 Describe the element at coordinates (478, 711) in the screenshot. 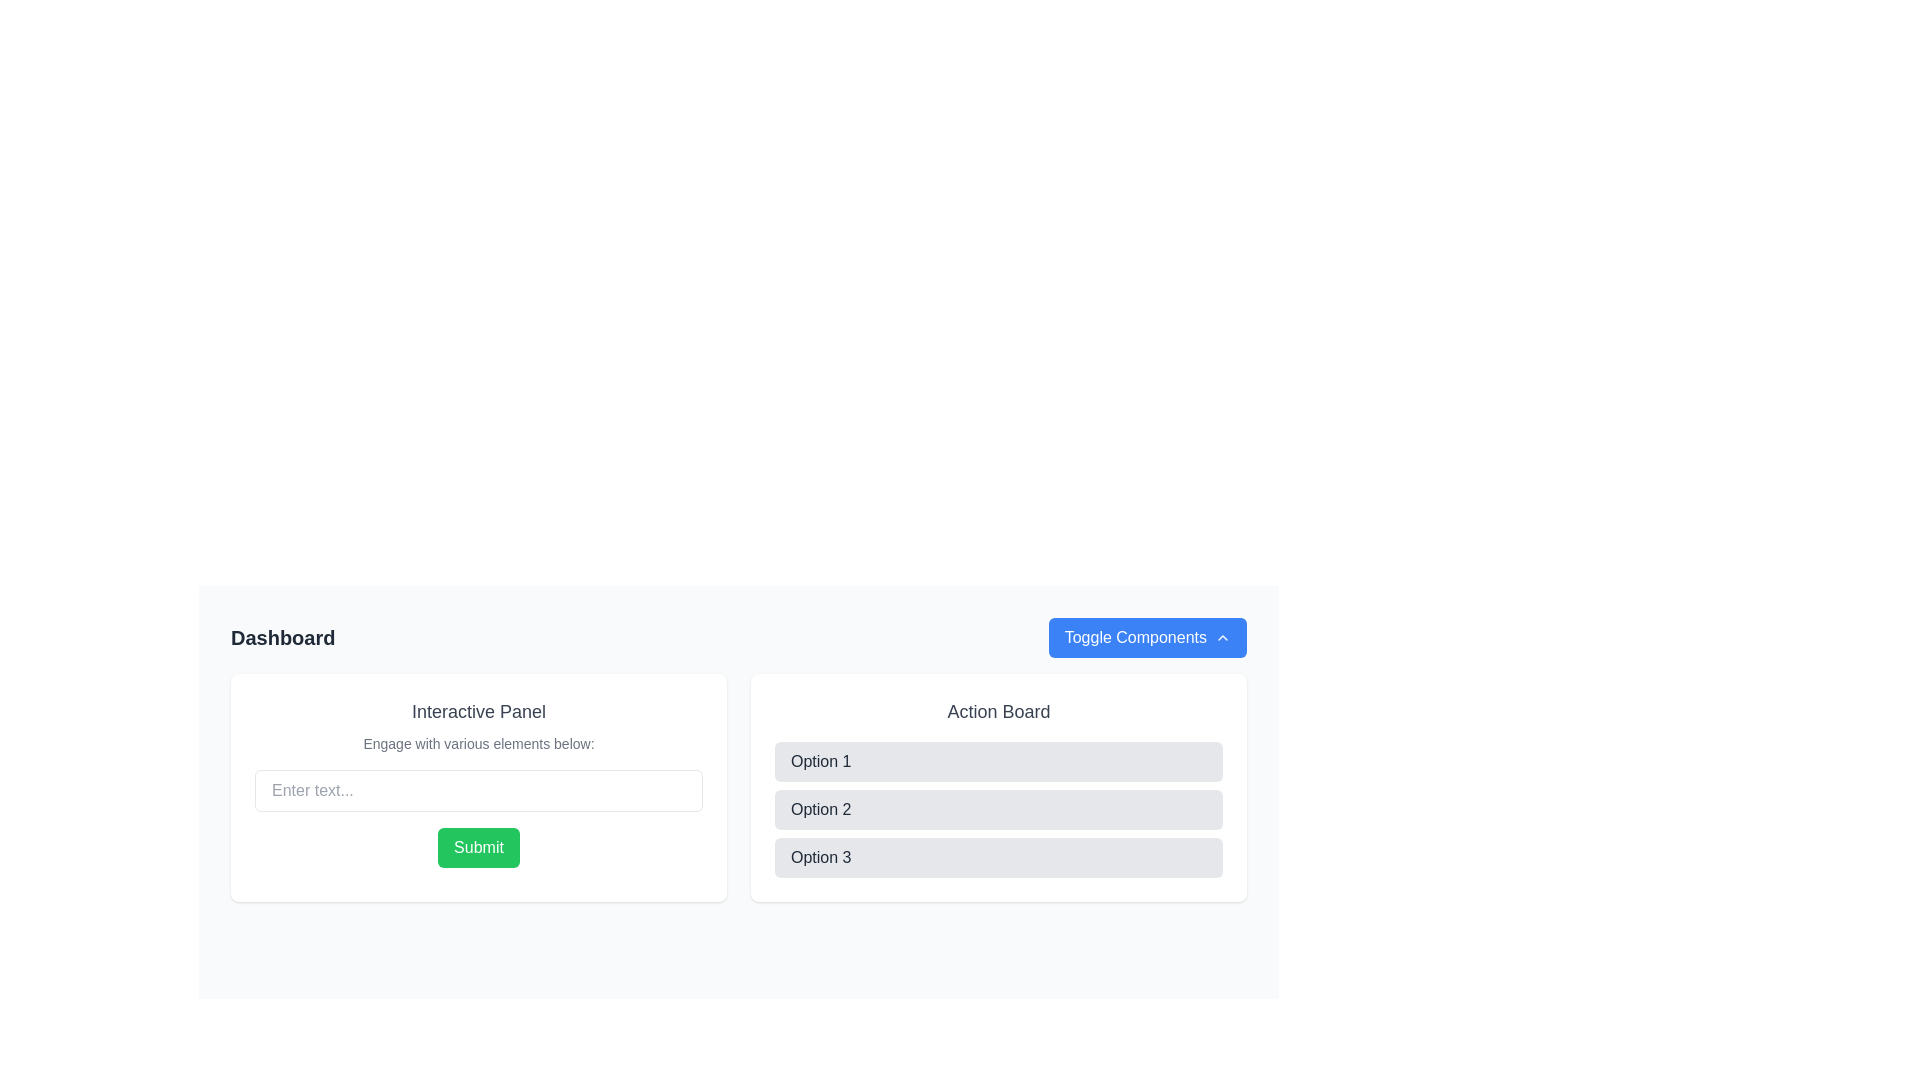

I see `the text label 'Interactive Panel', which is styled with a medium-sized gray font and located at the top of its containing panel` at that location.